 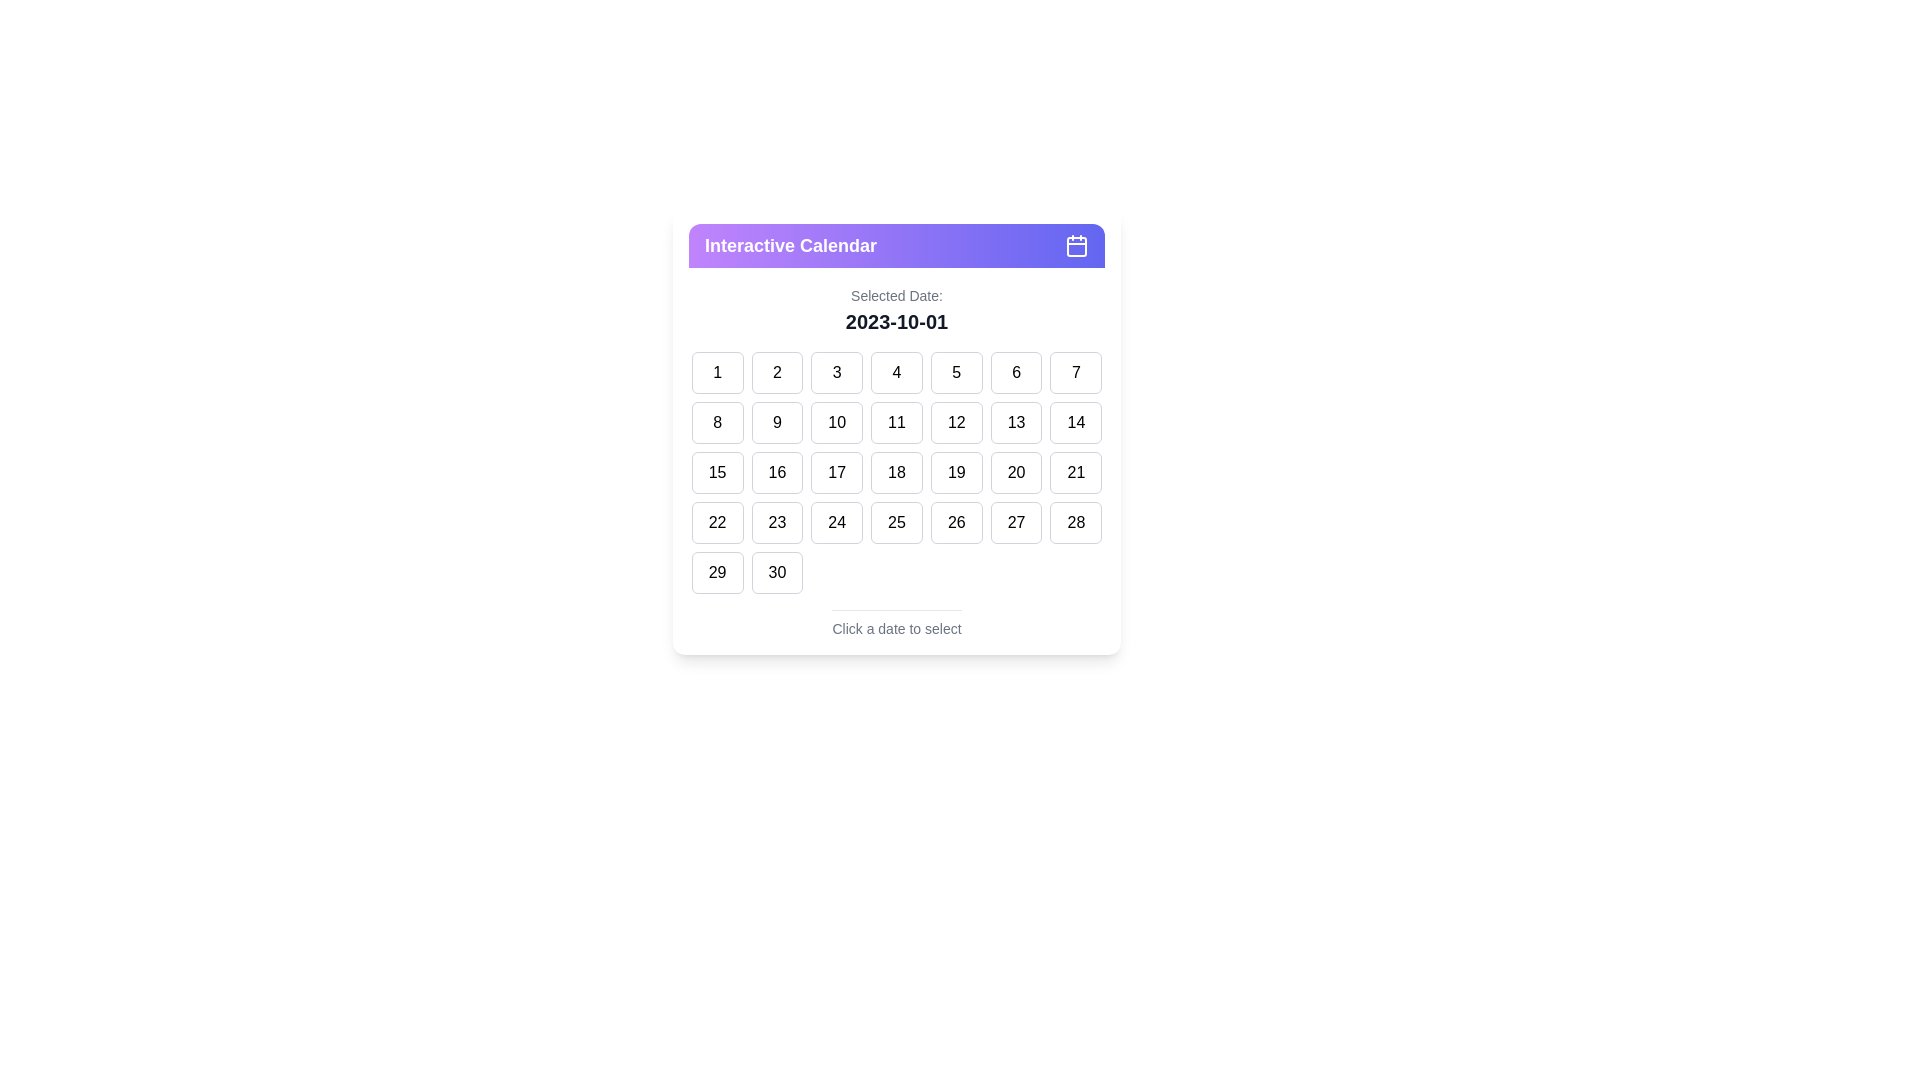 I want to click on the button, so click(x=955, y=373).